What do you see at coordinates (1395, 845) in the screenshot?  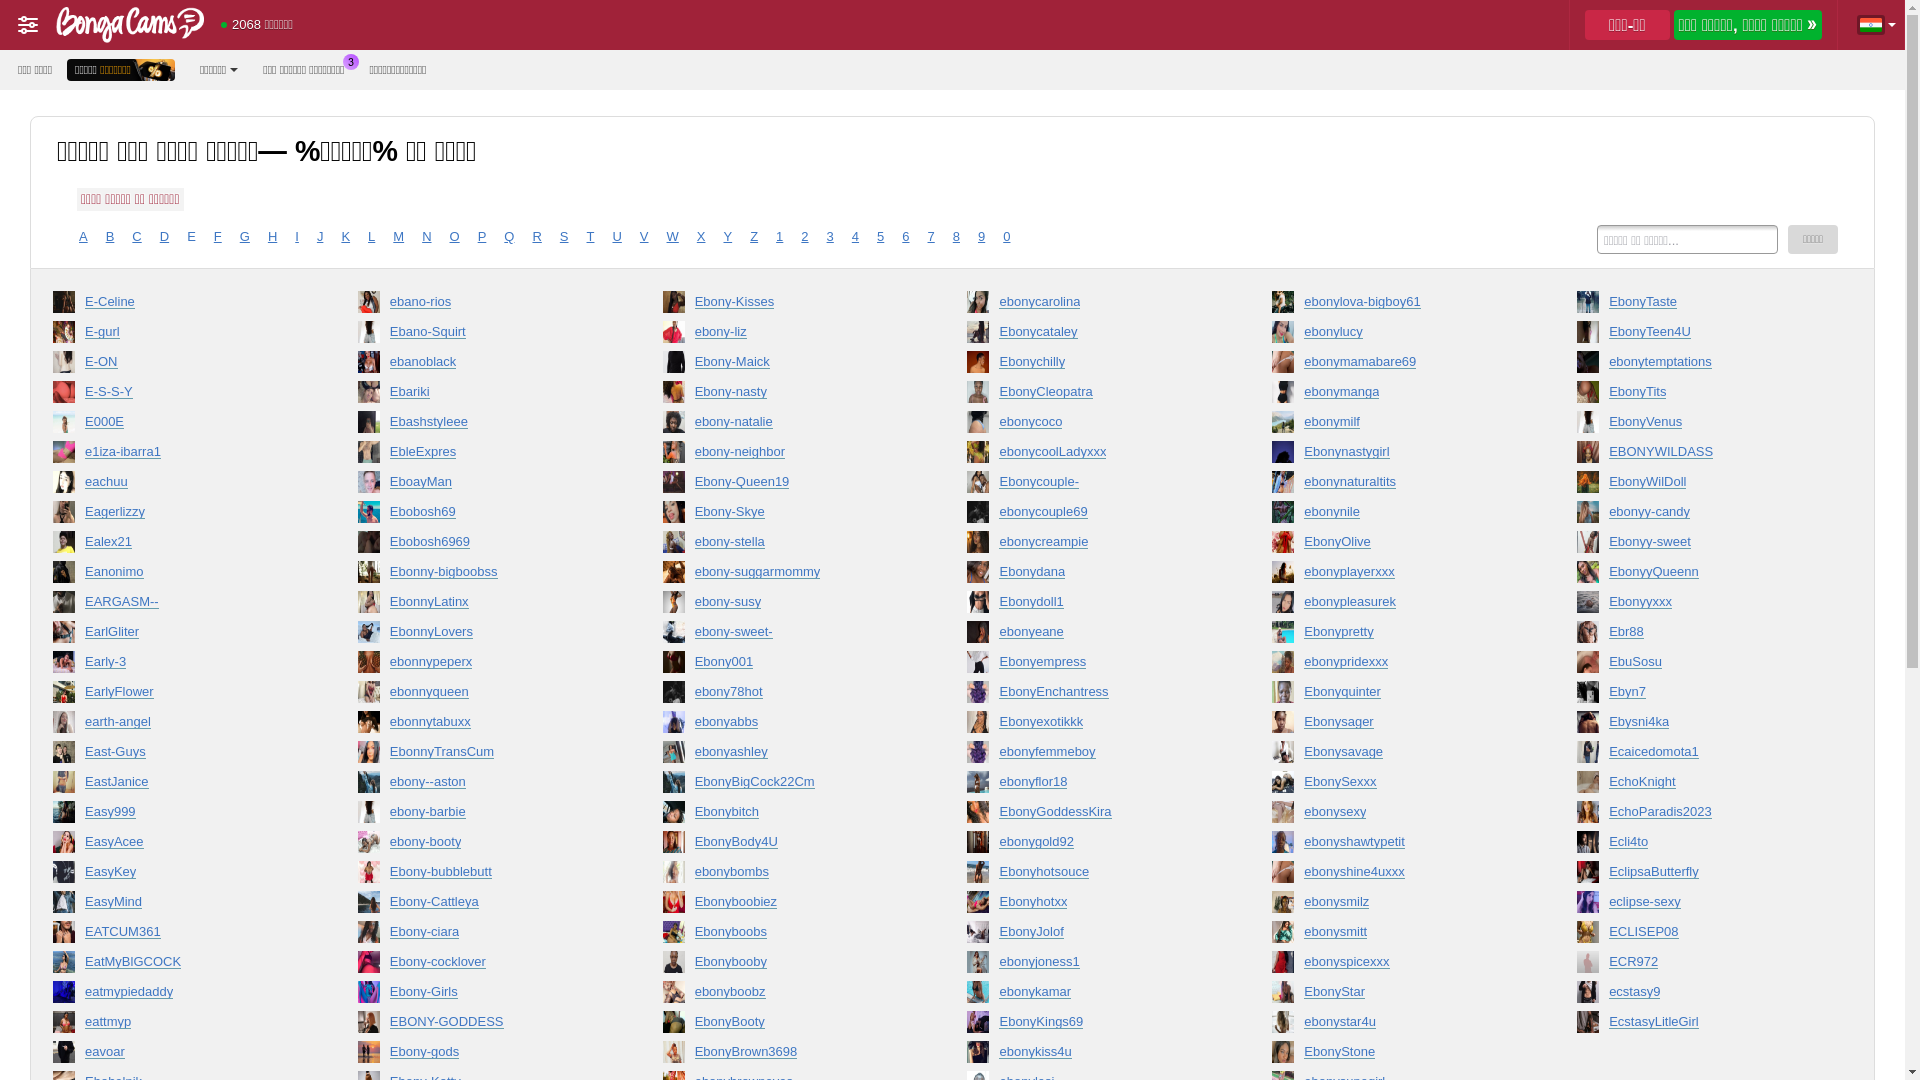 I see `'ebonyshawtypetit'` at bounding box center [1395, 845].